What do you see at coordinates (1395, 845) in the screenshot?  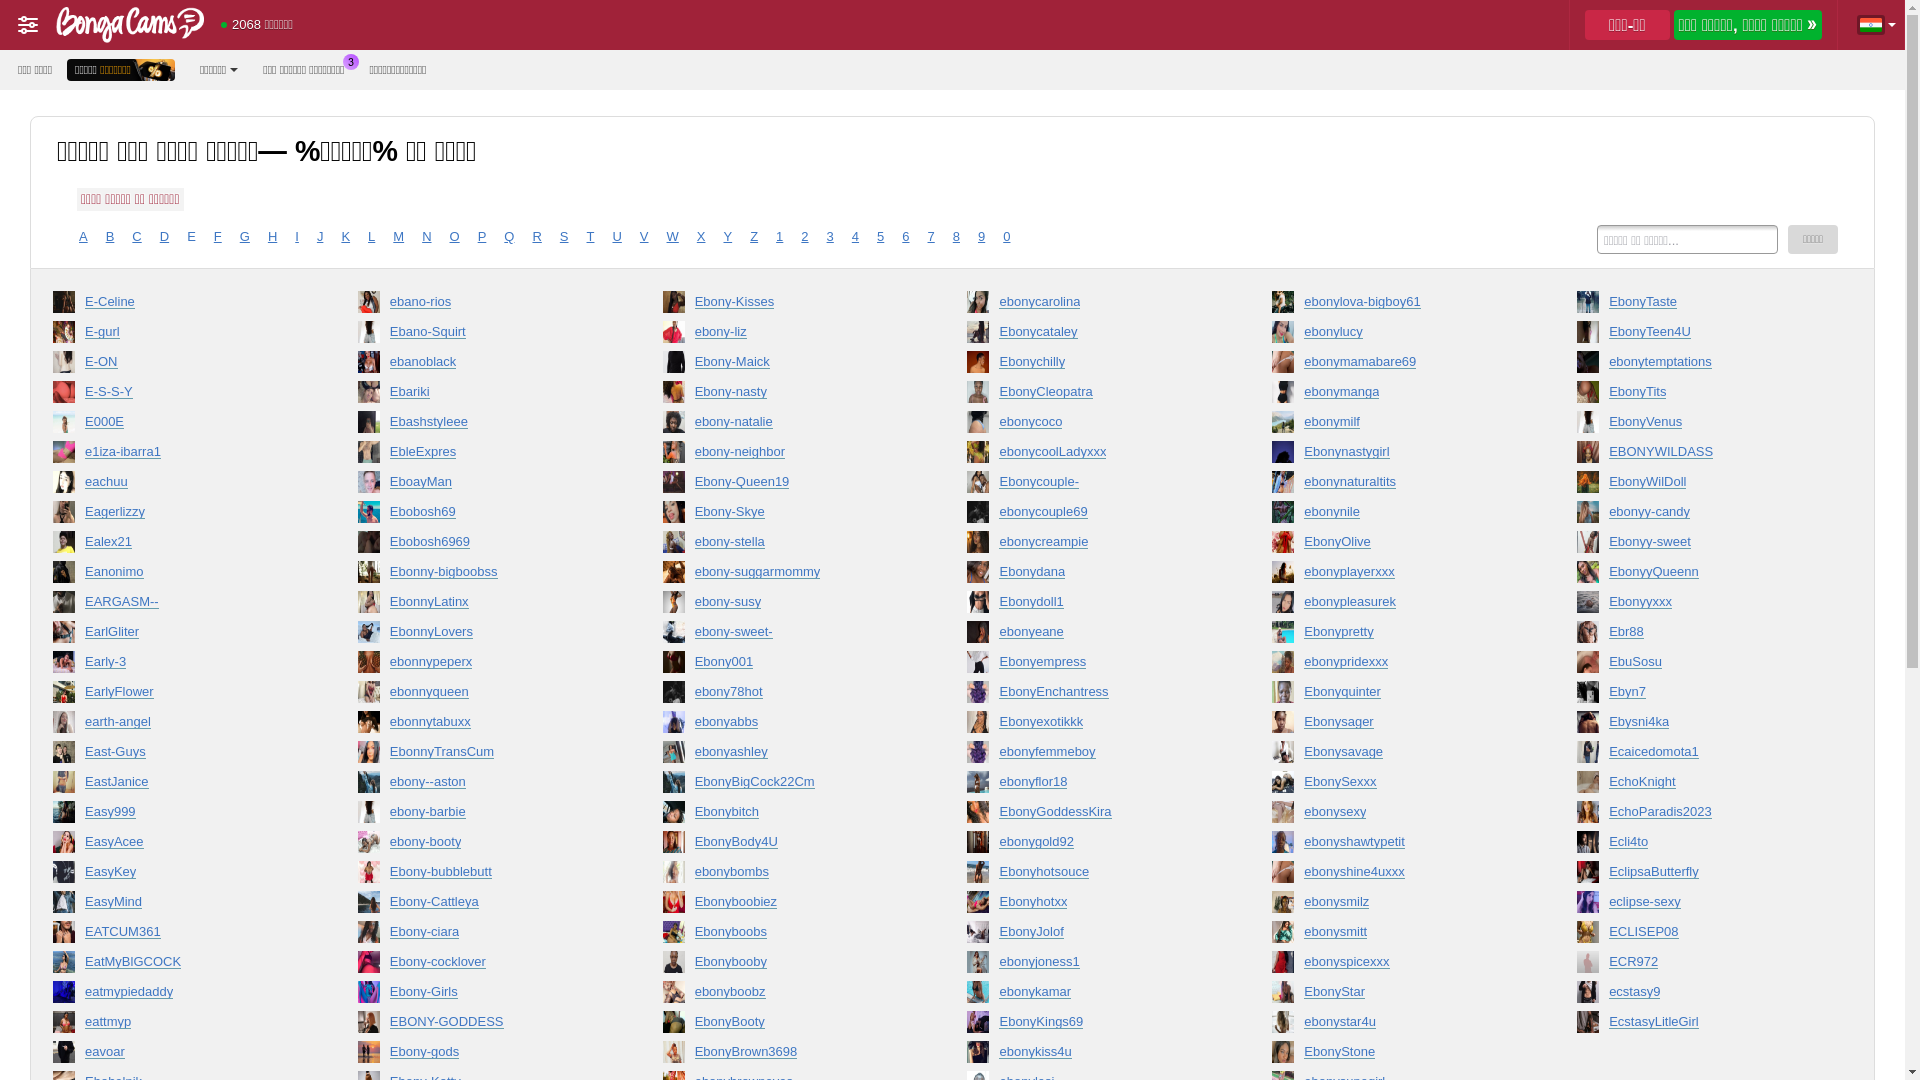 I see `'ebonyshawtypetit'` at bounding box center [1395, 845].